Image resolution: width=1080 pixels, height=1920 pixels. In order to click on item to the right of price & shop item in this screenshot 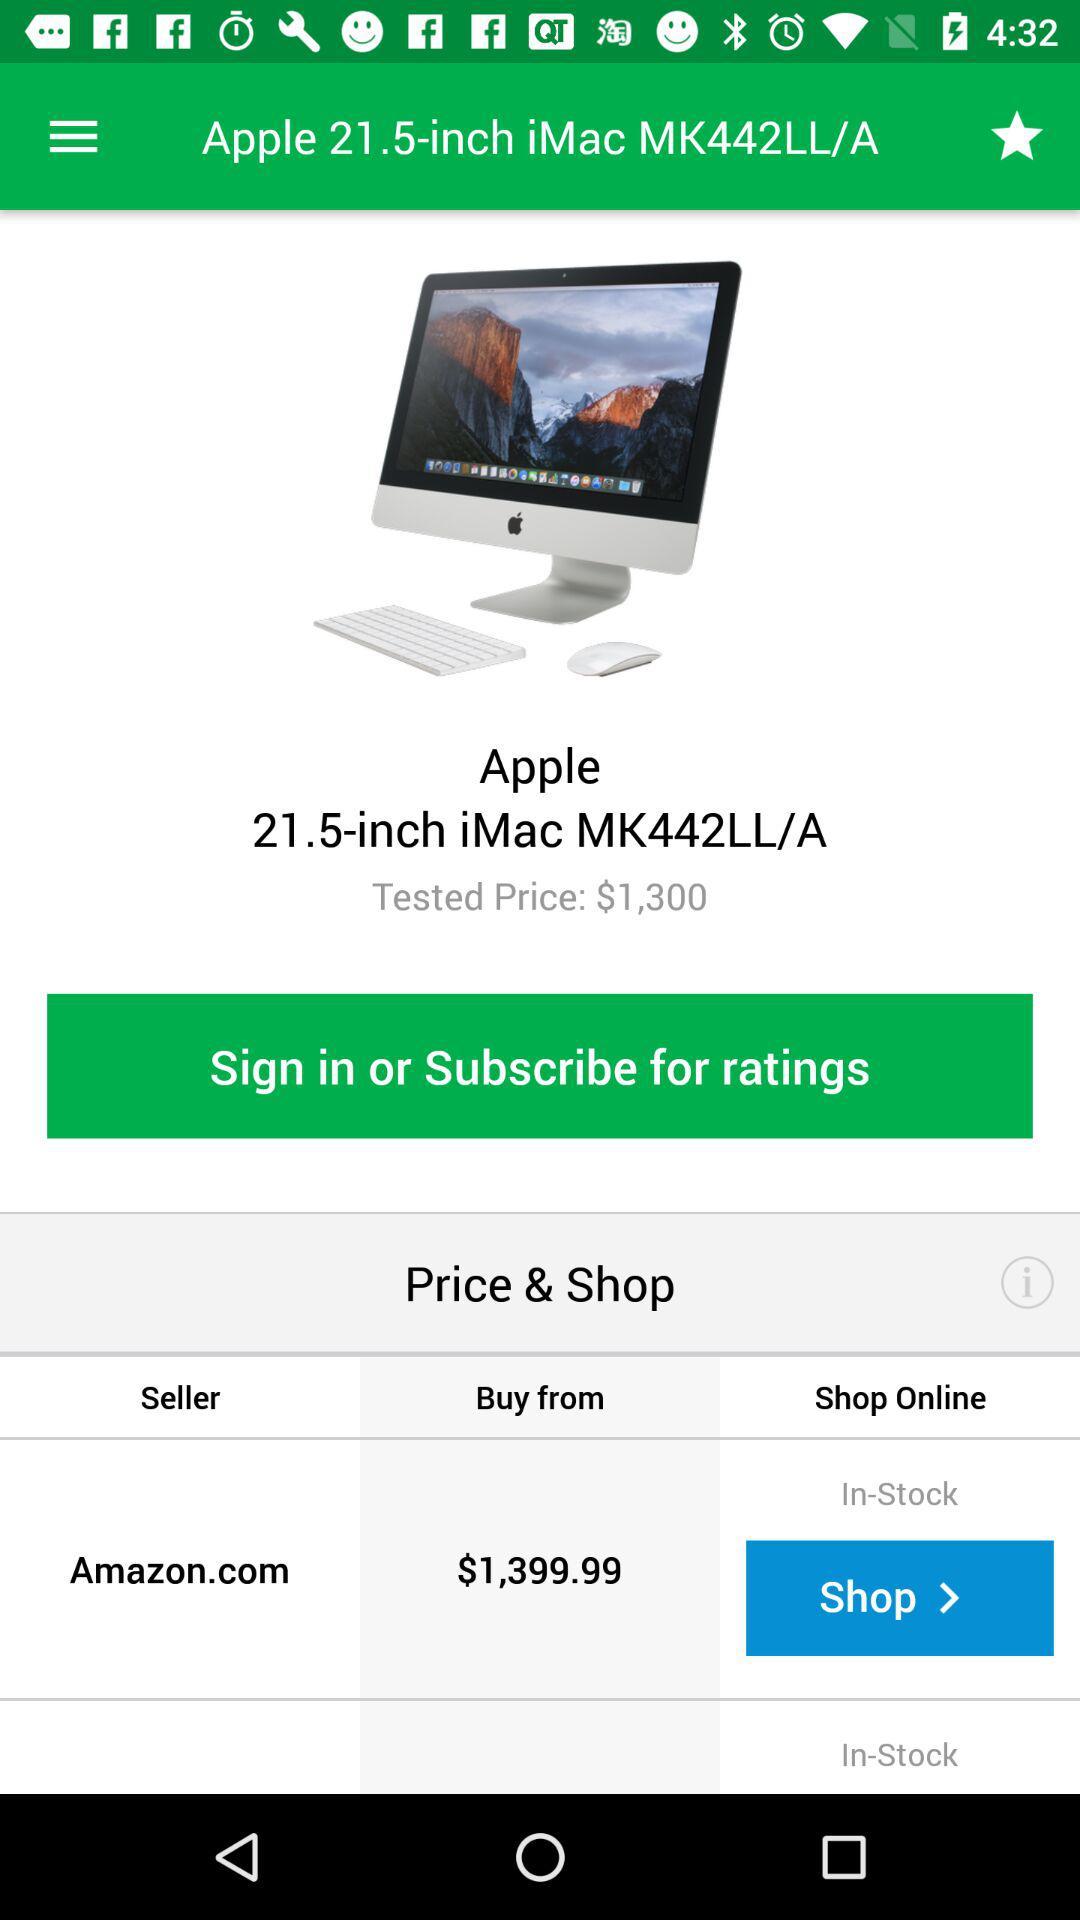, I will do `click(1027, 1282)`.